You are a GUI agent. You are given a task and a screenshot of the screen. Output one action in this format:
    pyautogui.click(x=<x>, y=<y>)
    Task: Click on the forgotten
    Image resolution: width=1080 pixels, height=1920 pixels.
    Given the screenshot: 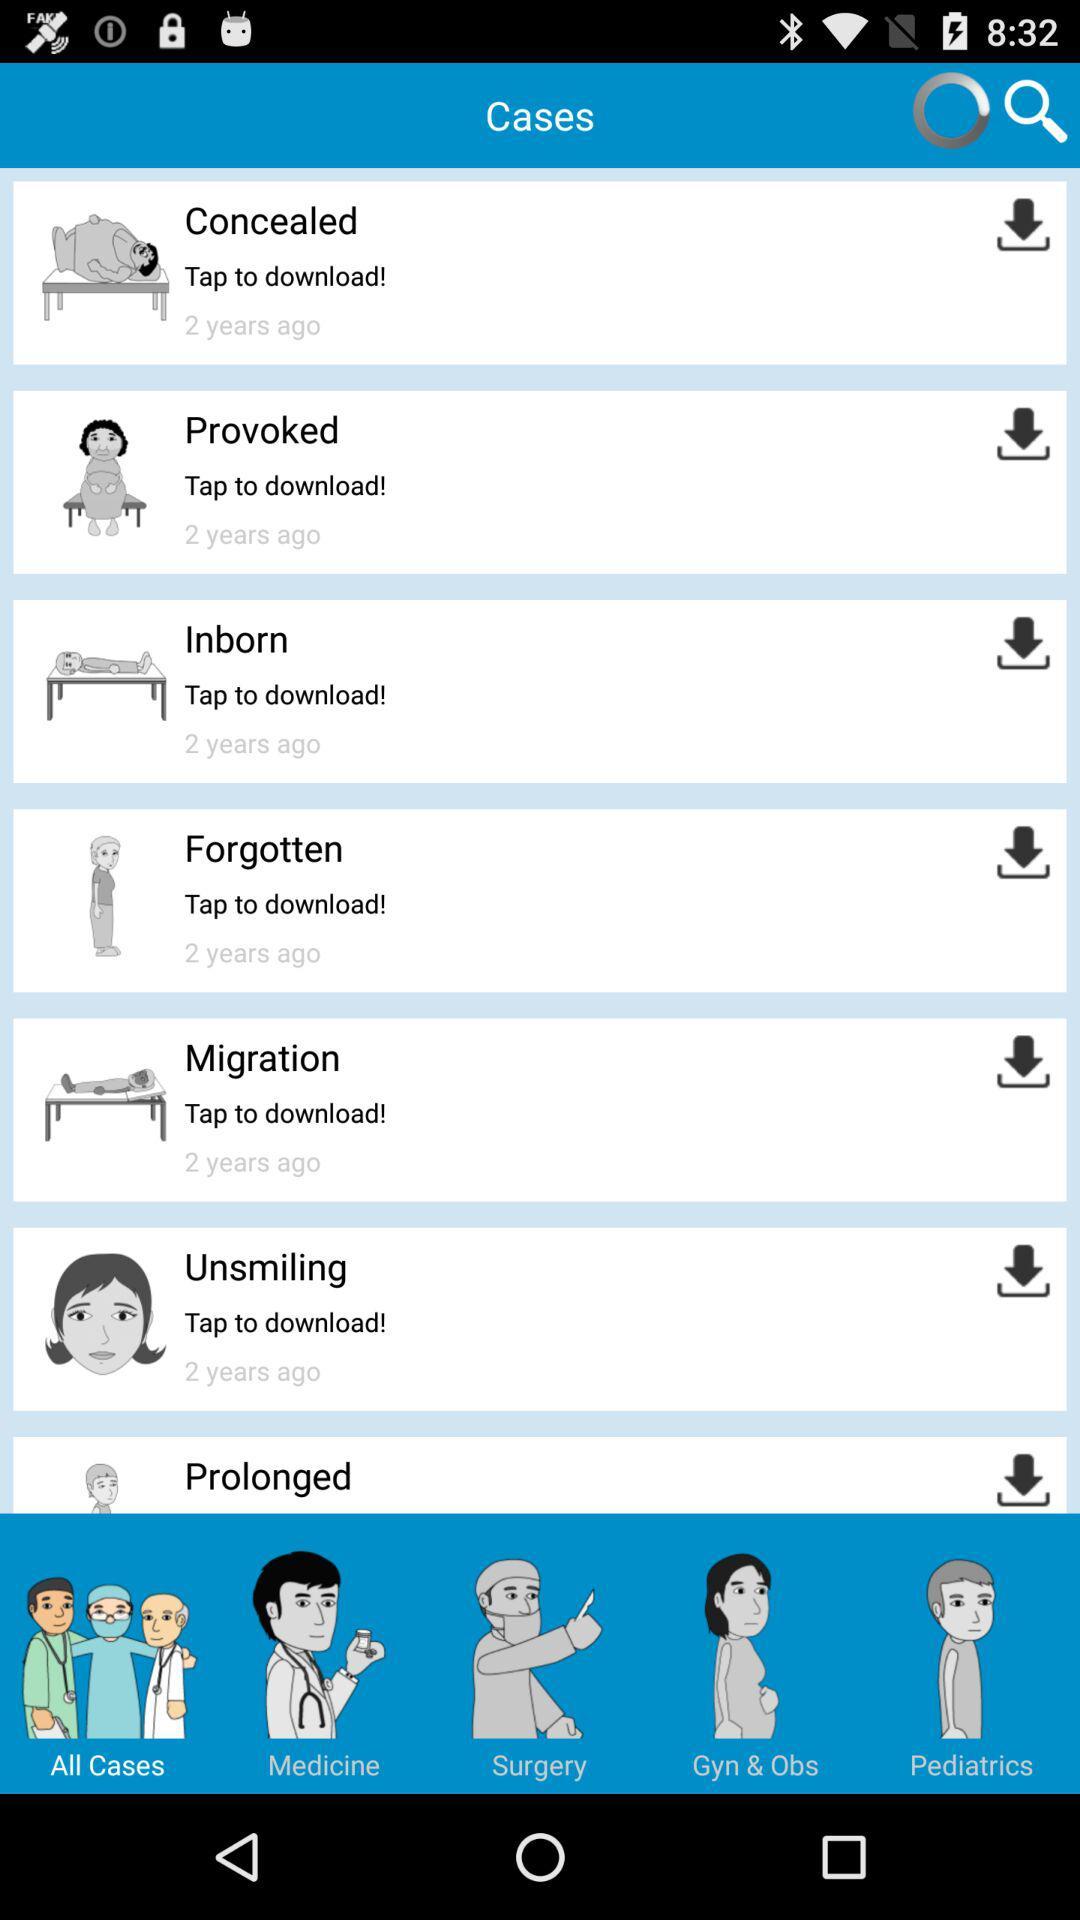 What is the action you would take?
    pyautogui.click(x=262, y=847)
    